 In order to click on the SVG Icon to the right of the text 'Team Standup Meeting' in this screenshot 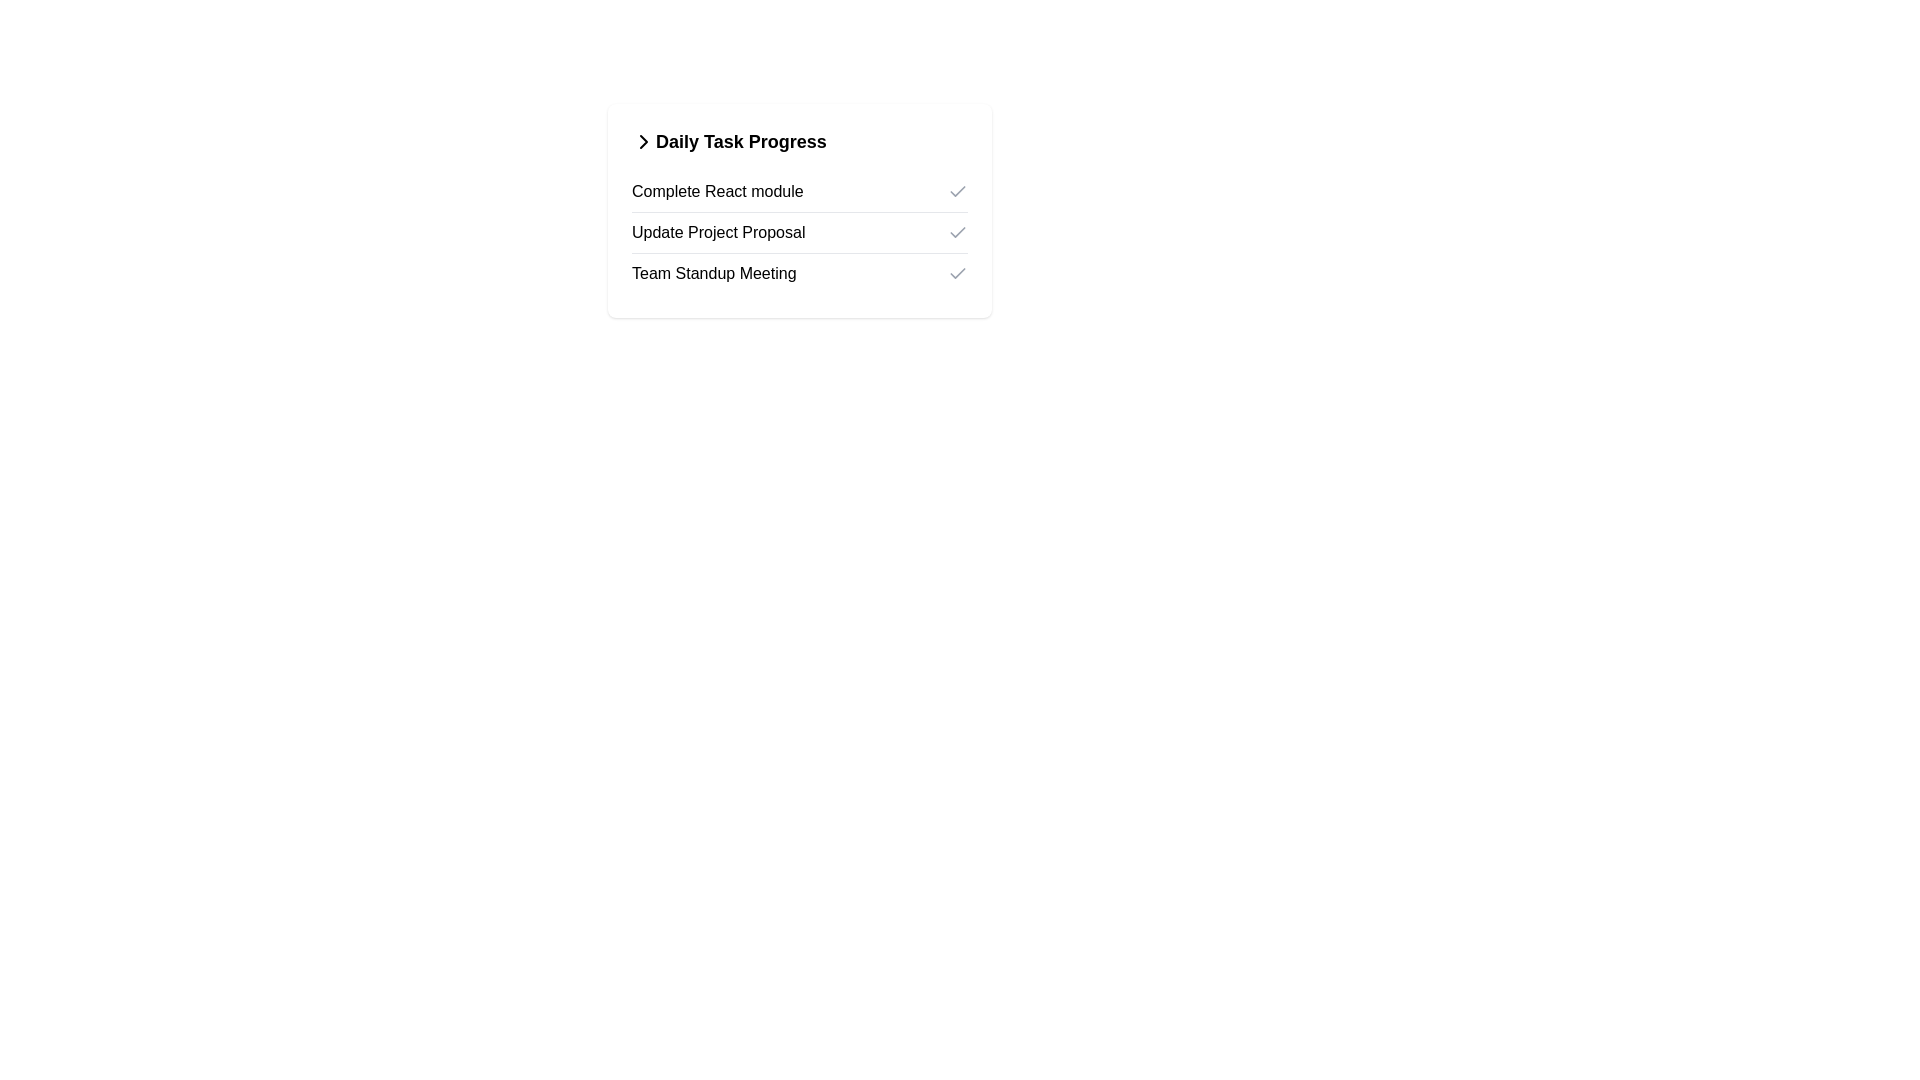, I will do `click(957, 273)`.